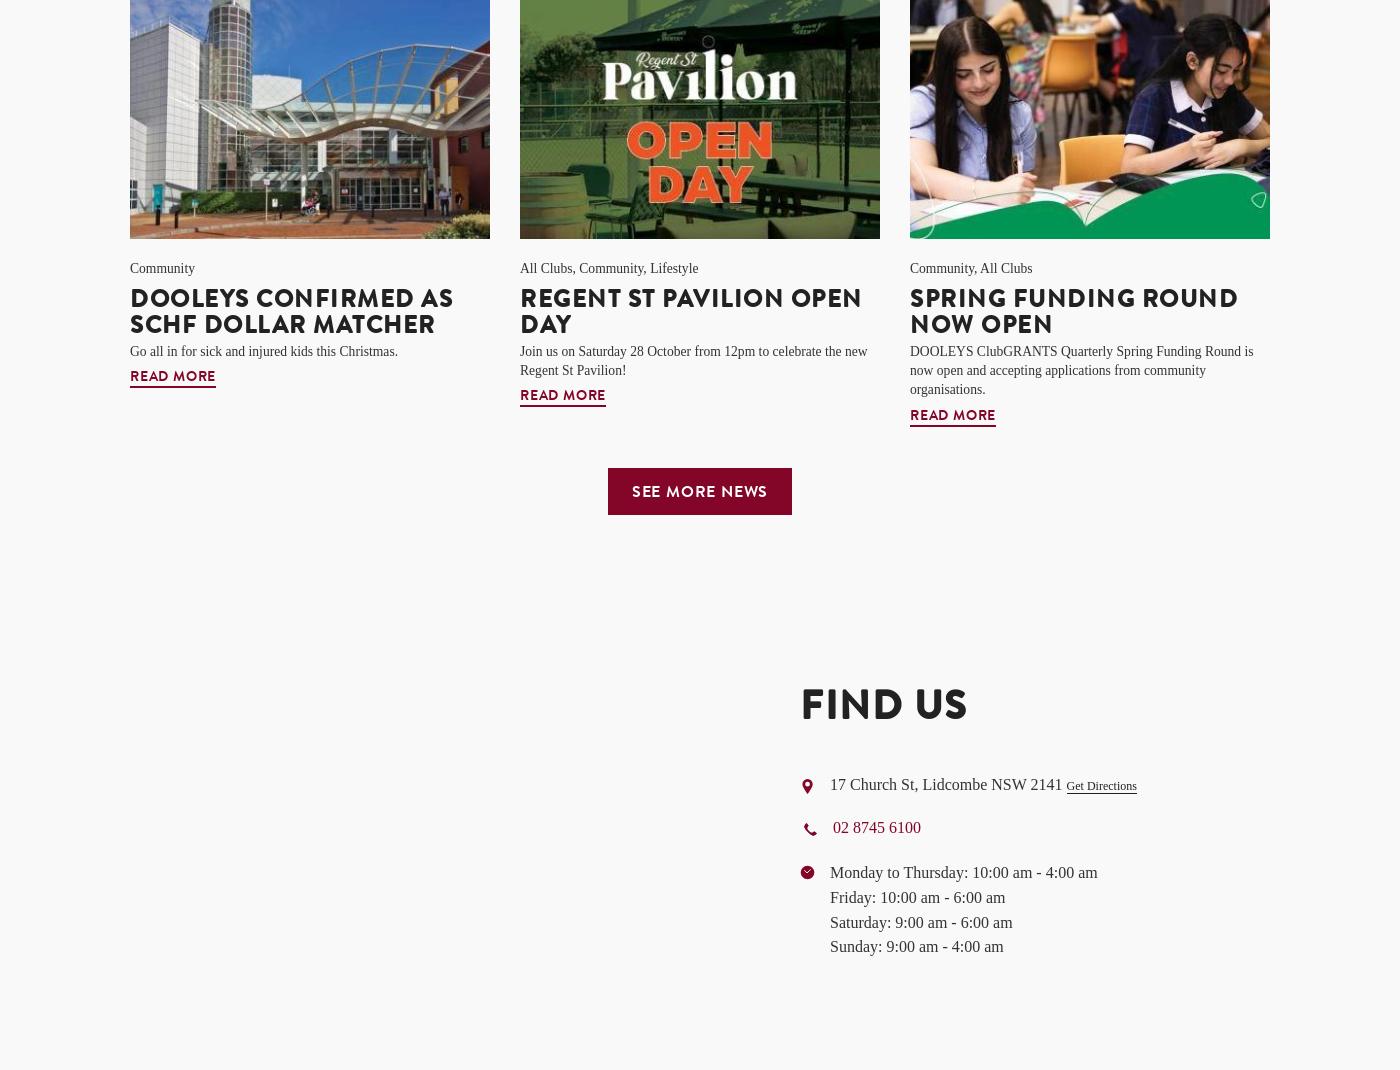  I want to click on '02 8745 6100', so click(875, 827).